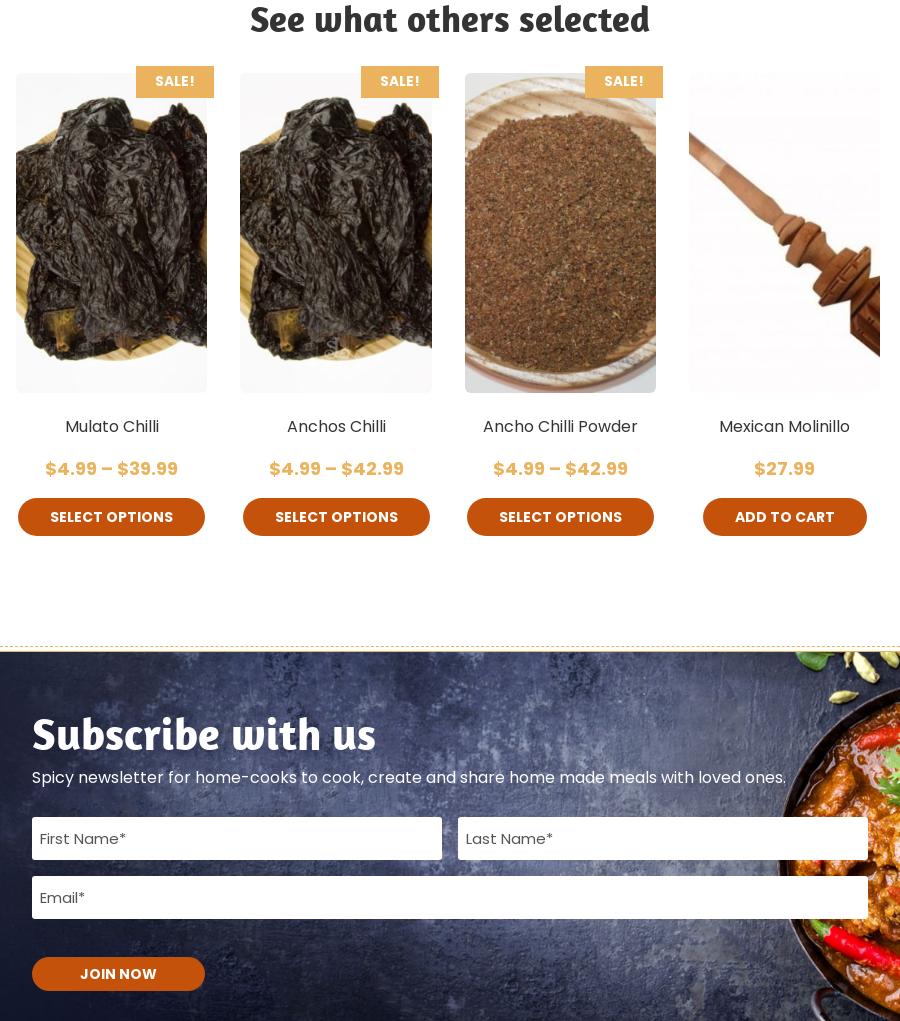 The image size is (900, 1021). I want to click on 'Add to cart', so click(782, 516).